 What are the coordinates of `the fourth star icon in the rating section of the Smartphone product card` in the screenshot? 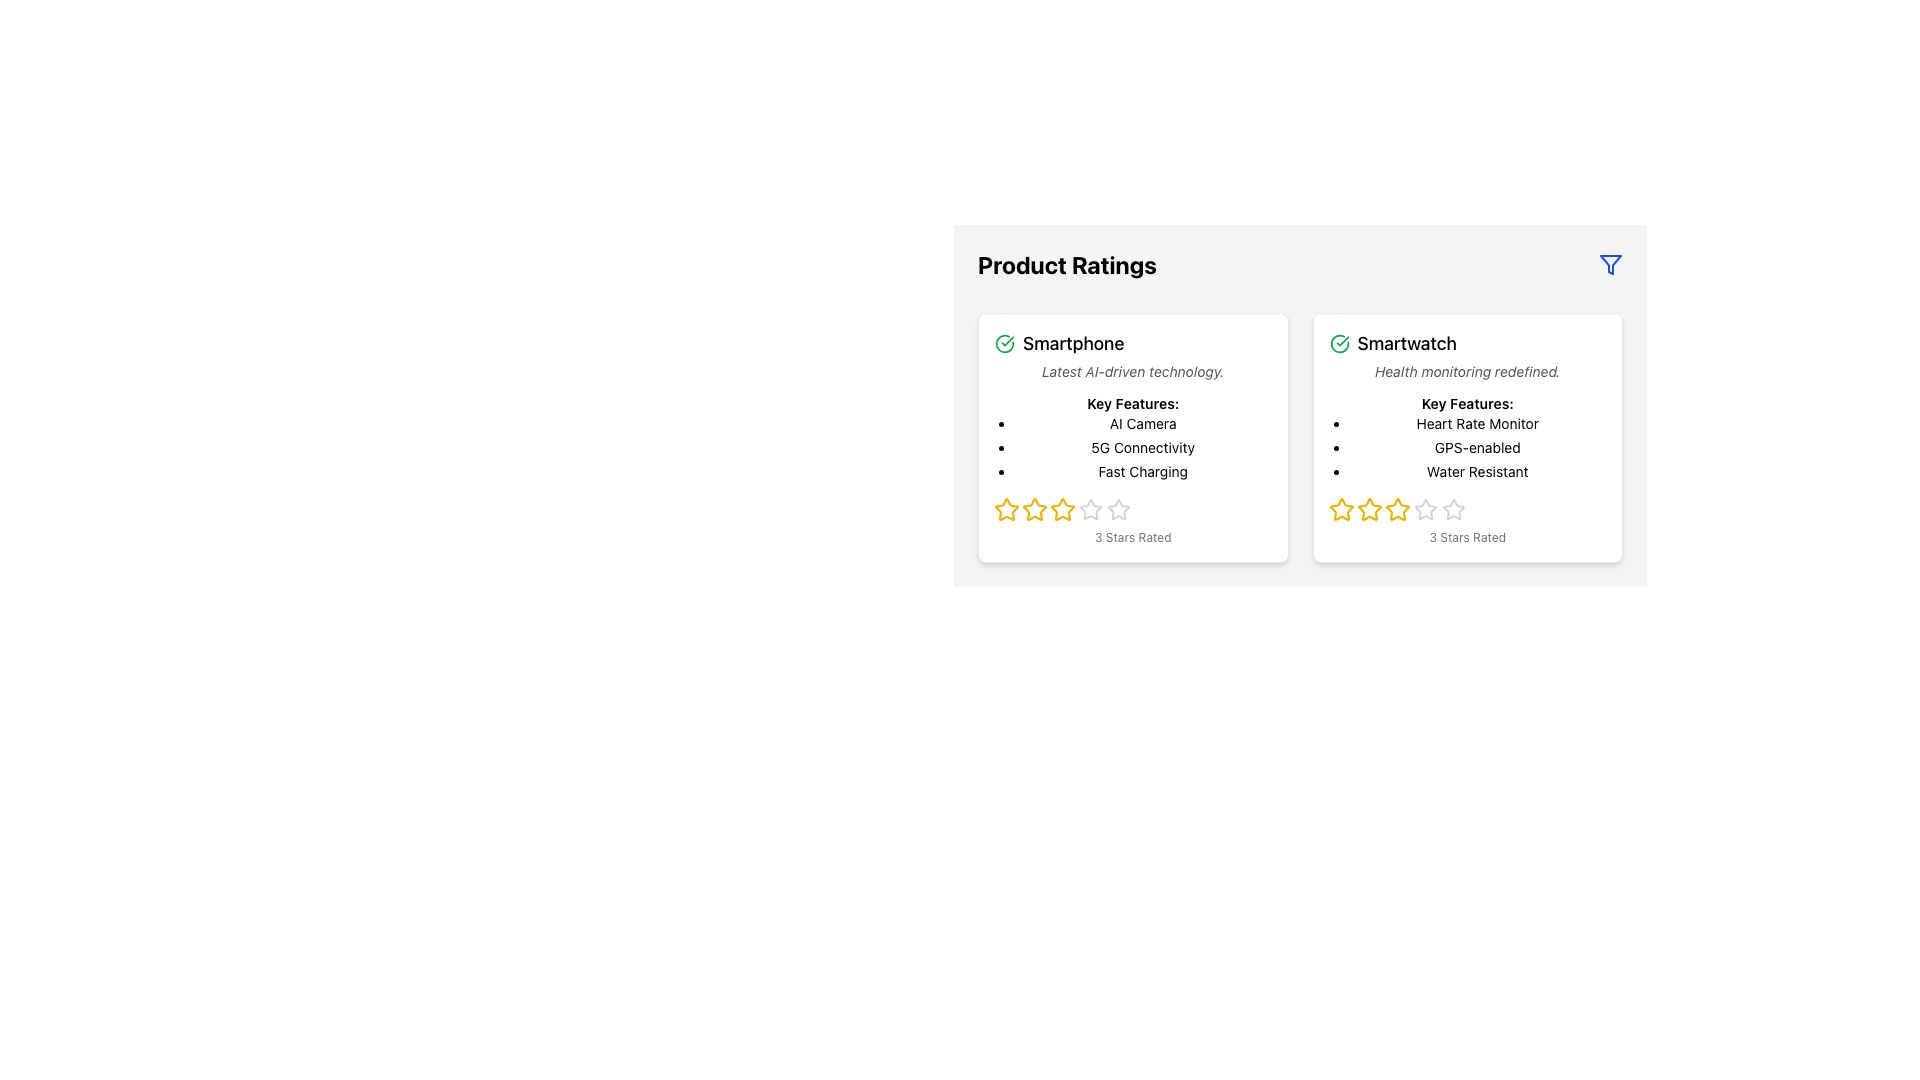 It's located at (1089, 508).